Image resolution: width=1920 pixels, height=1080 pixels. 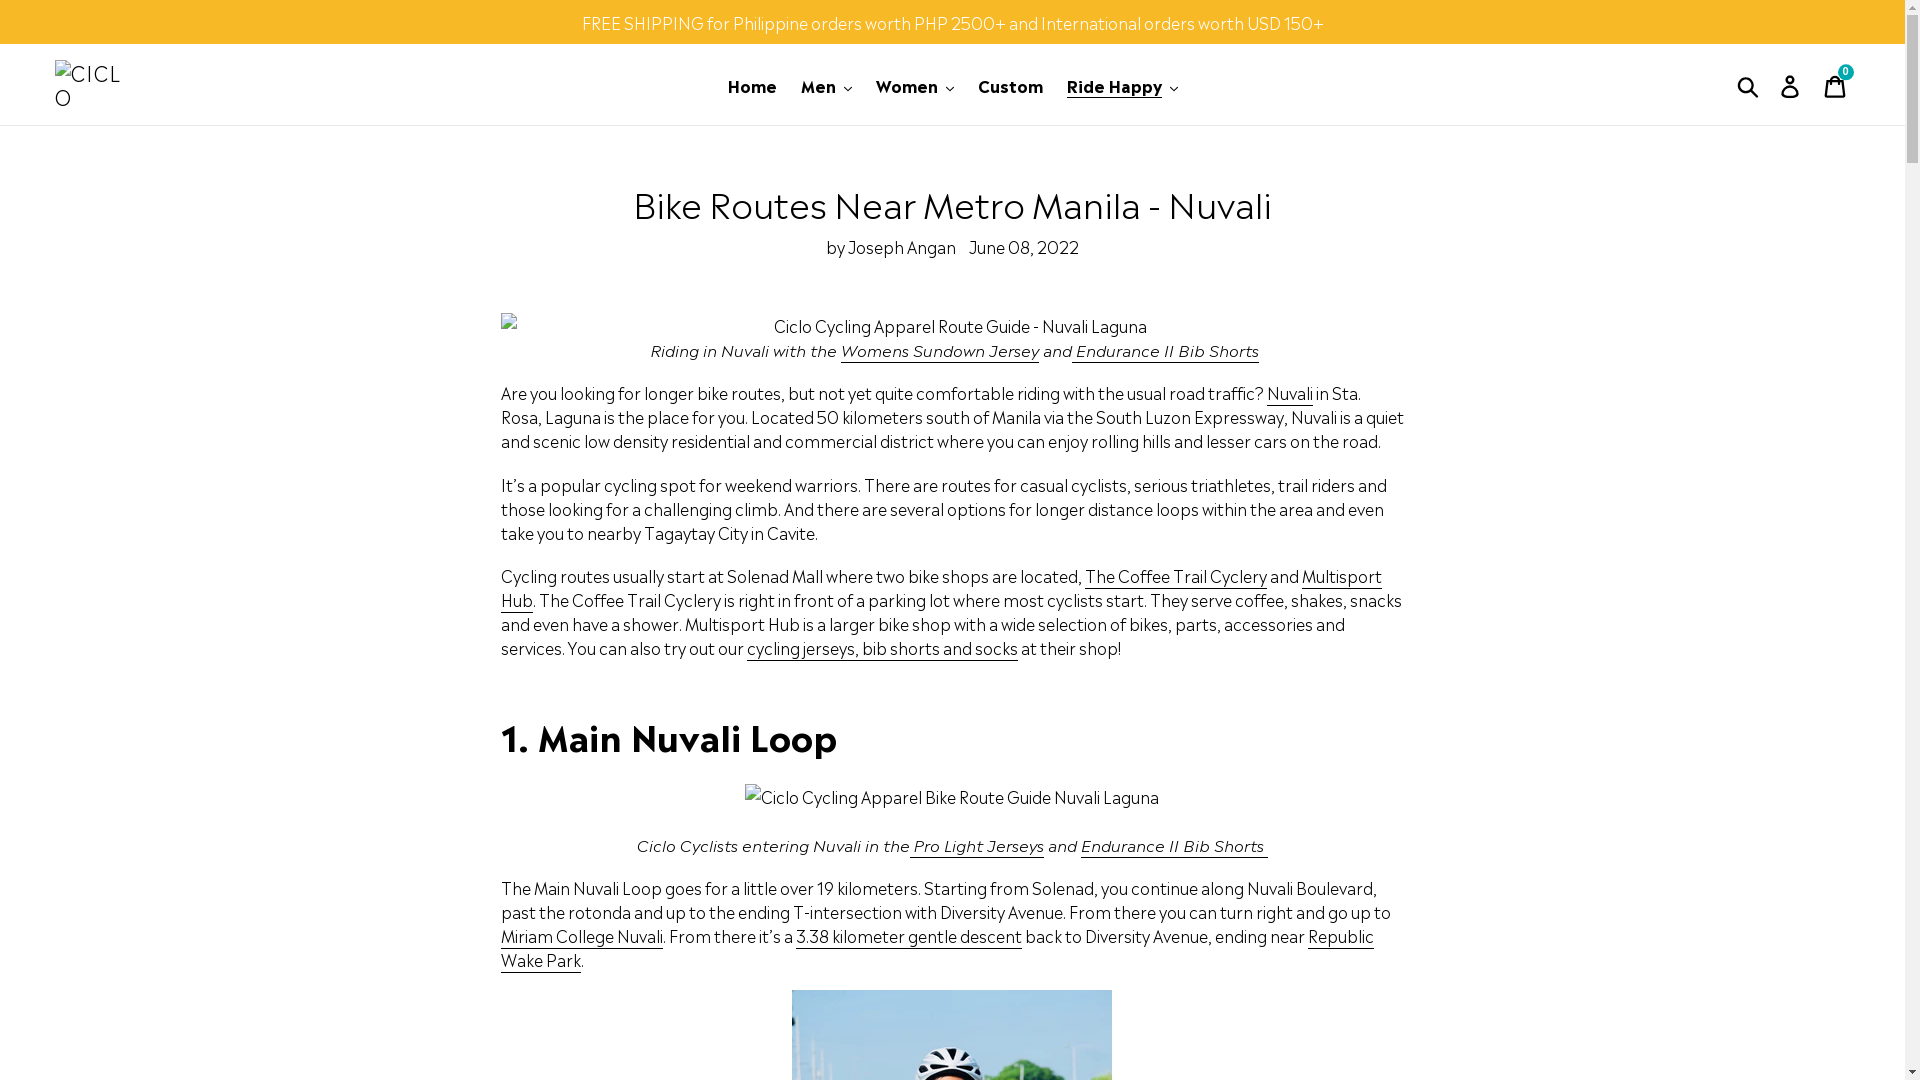 What do you see at coordinates (881, 648) in the screenshot?
I see `'cycling jerseys, bib shorts and socks'` at bounding box center [881, 648].